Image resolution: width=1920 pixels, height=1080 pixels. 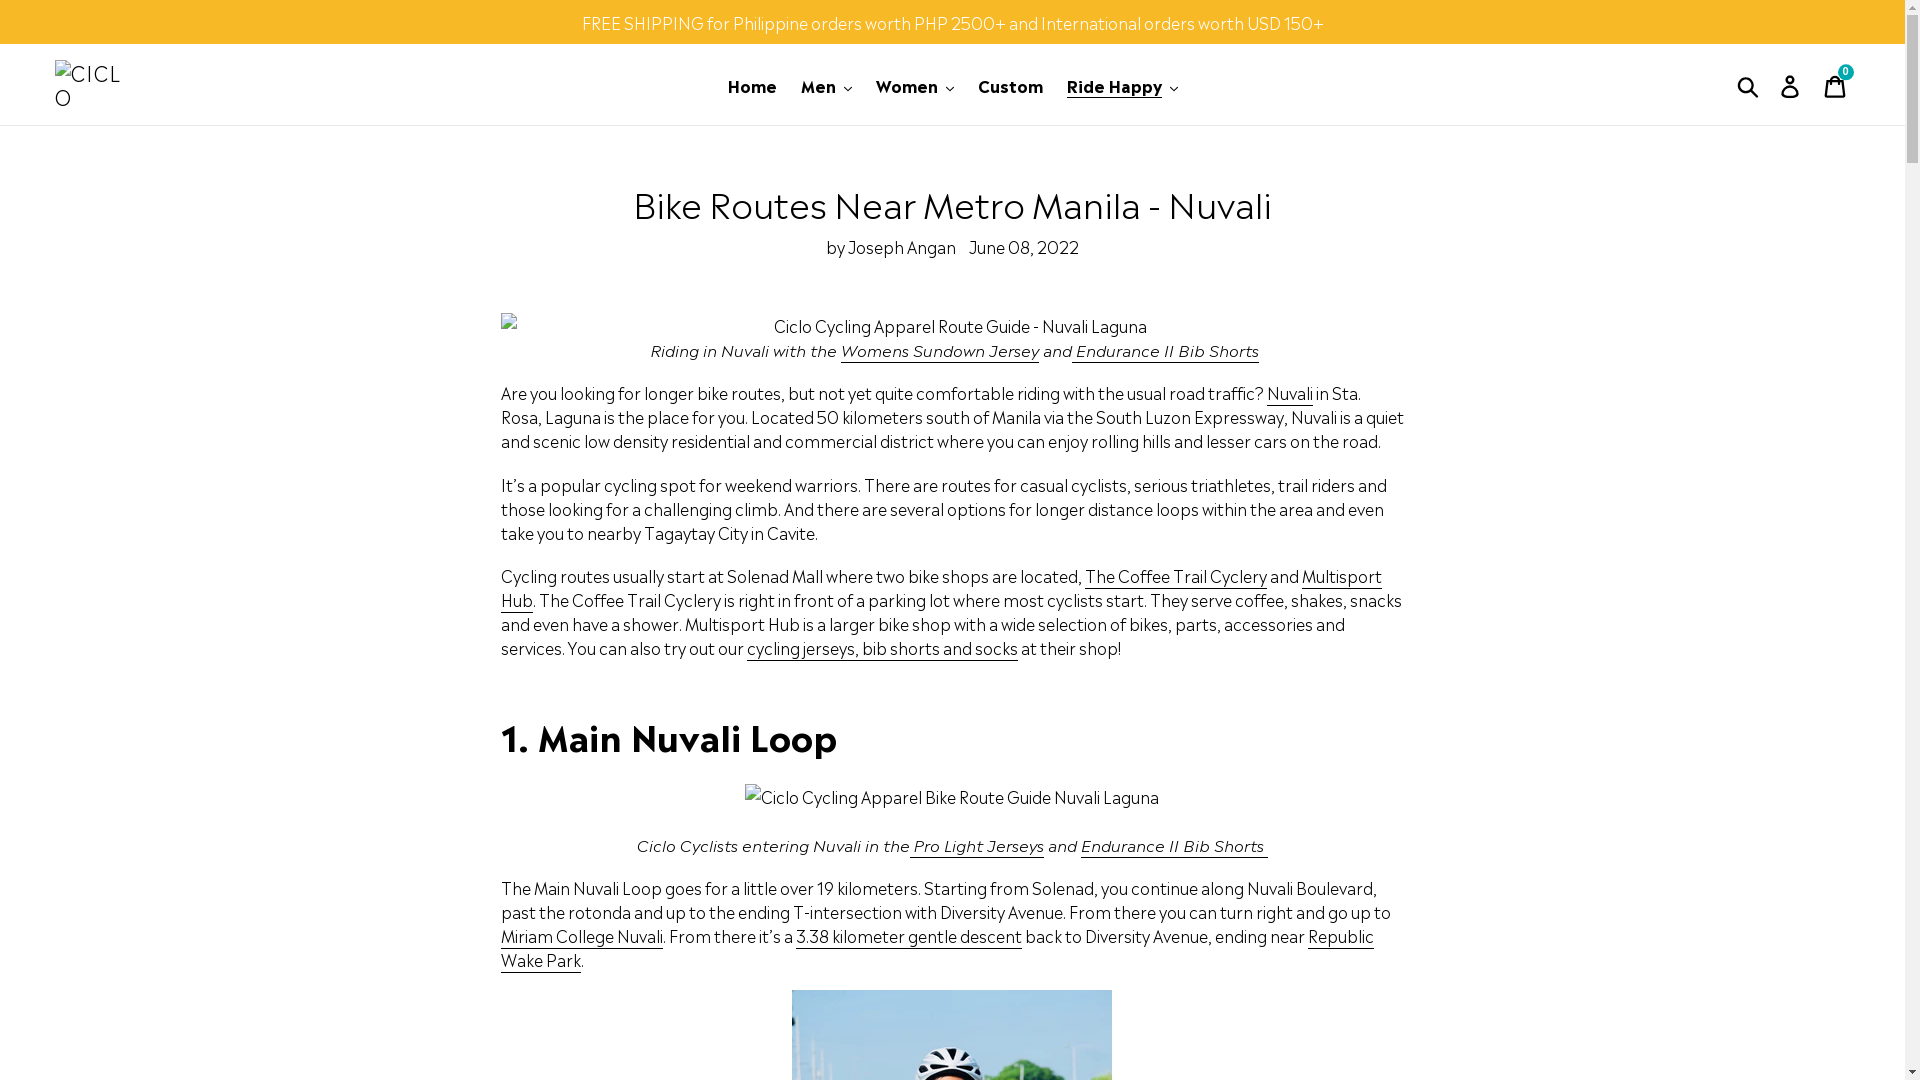 What do you see at coordinates (881, 648) in the screenshot?
I see `'cycling jerseys, bib shorts and socks'` at bounding box center [881, 648].